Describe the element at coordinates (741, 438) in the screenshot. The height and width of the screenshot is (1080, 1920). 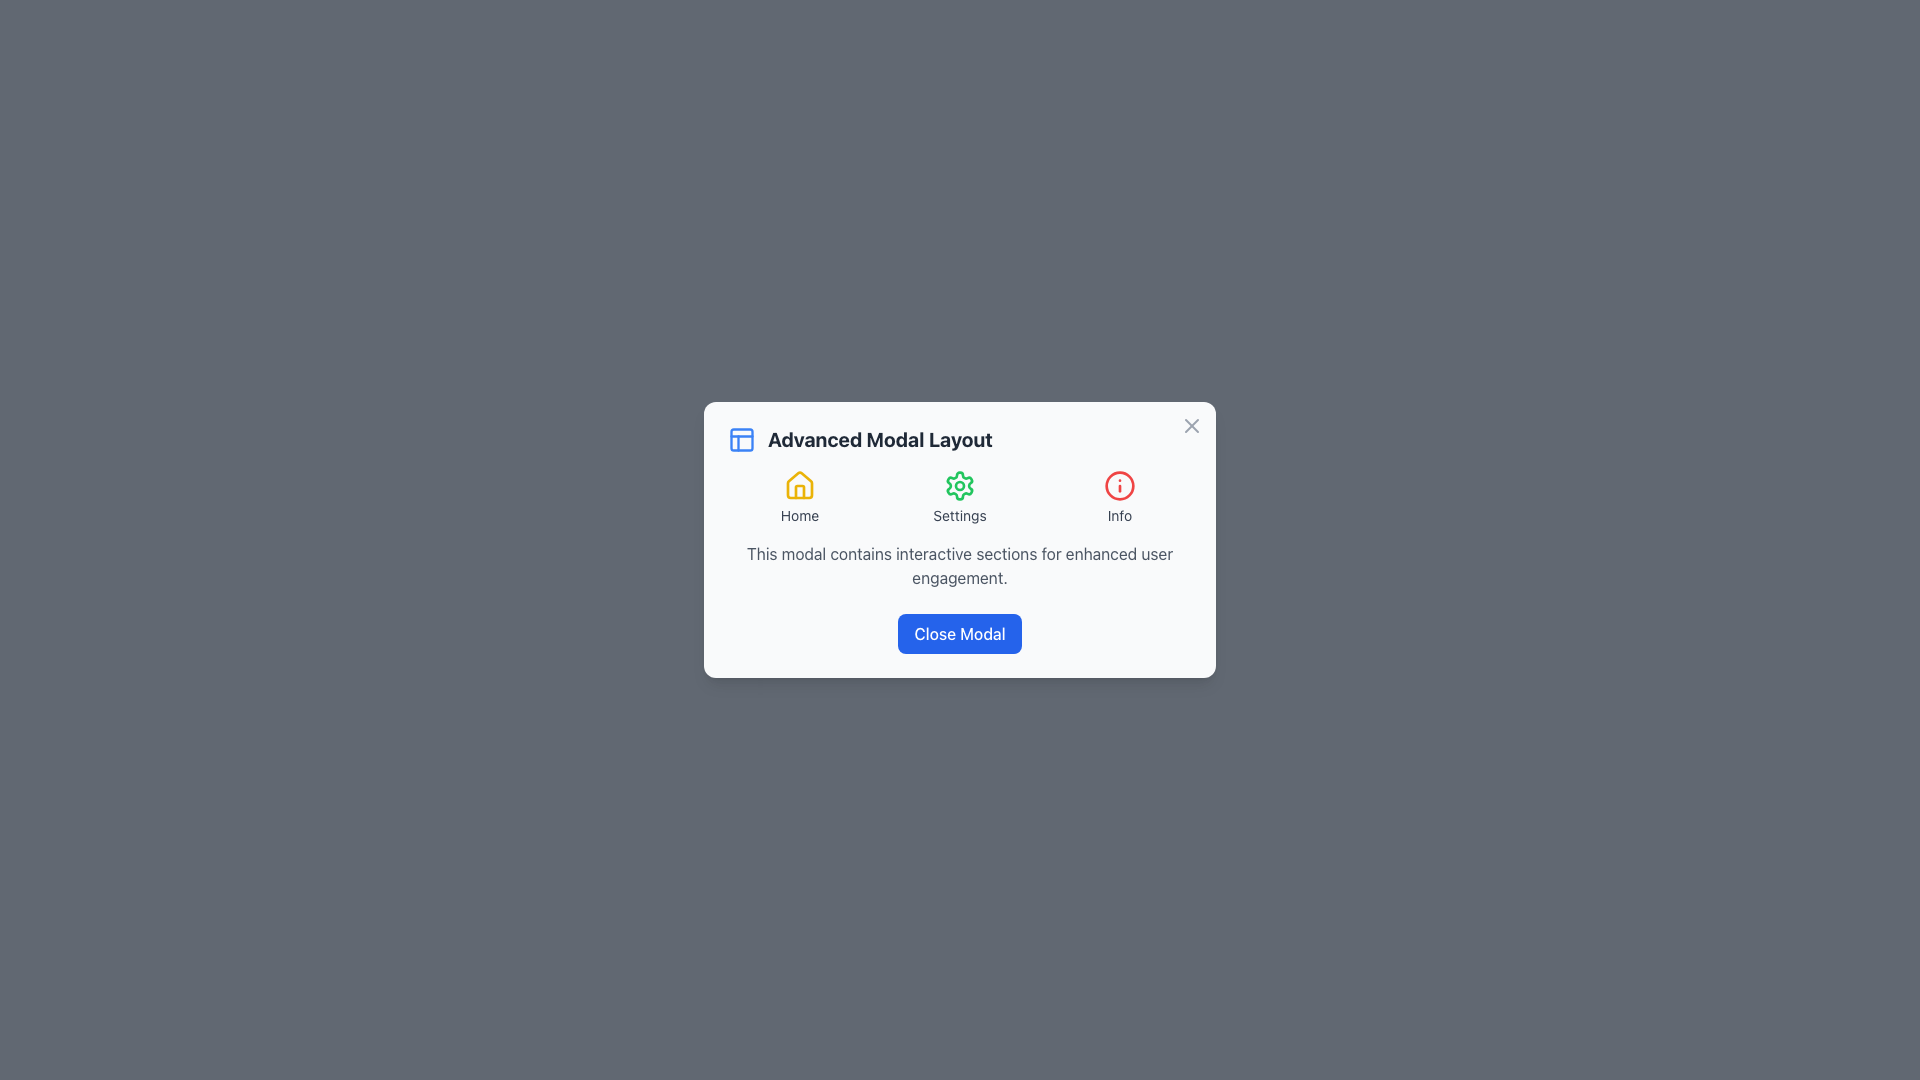
I see `the decorative icon located at the upper left corner of the modal, preceding the text 'Advanced Modal Layout.'` at that location.